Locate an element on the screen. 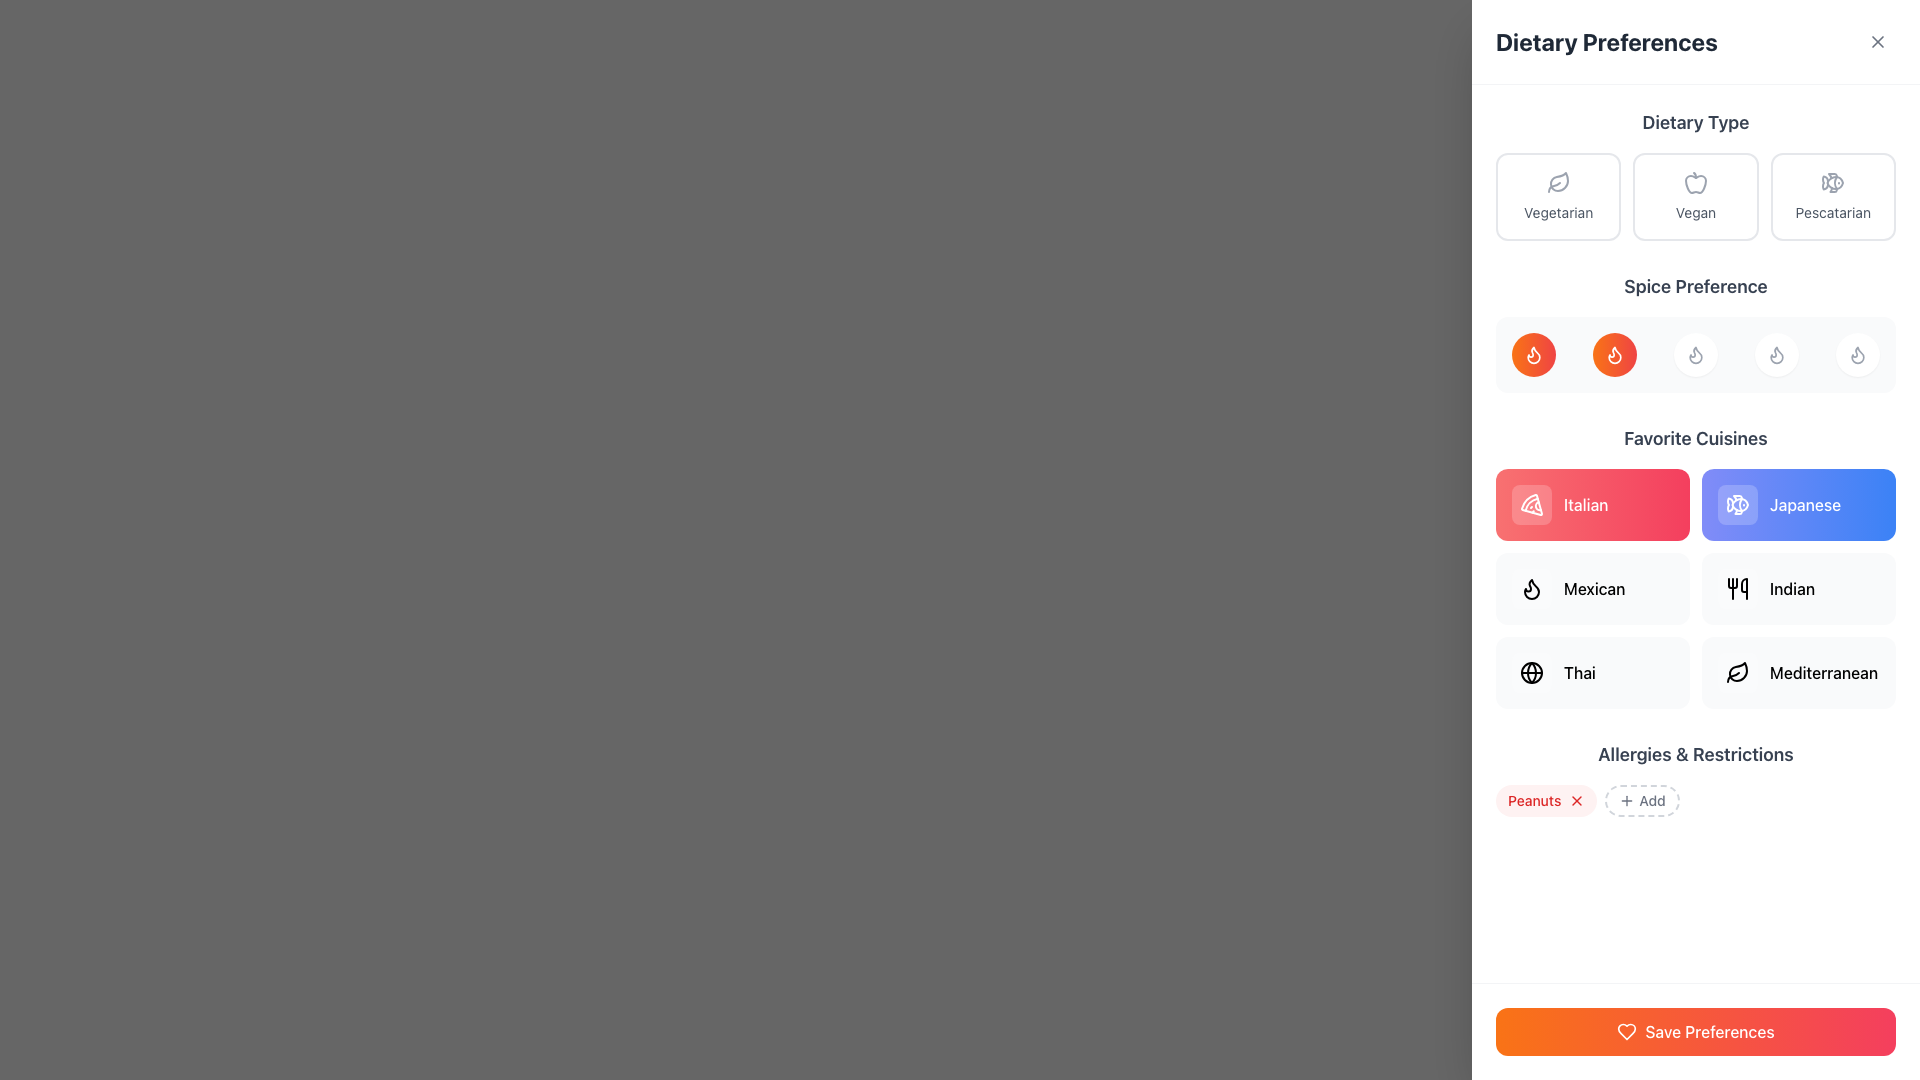 This screenshot has height=1080, width=1920. the 'Pescatarian' button, which is a button with a light gray border, rounded corners, and a white background, featuring a fish icon and the text 'Pescatarian' in a small, gray, capitalized font, located in the top-right of the three-column grid of dietary type buttons is located at coordinates (1833, 196).